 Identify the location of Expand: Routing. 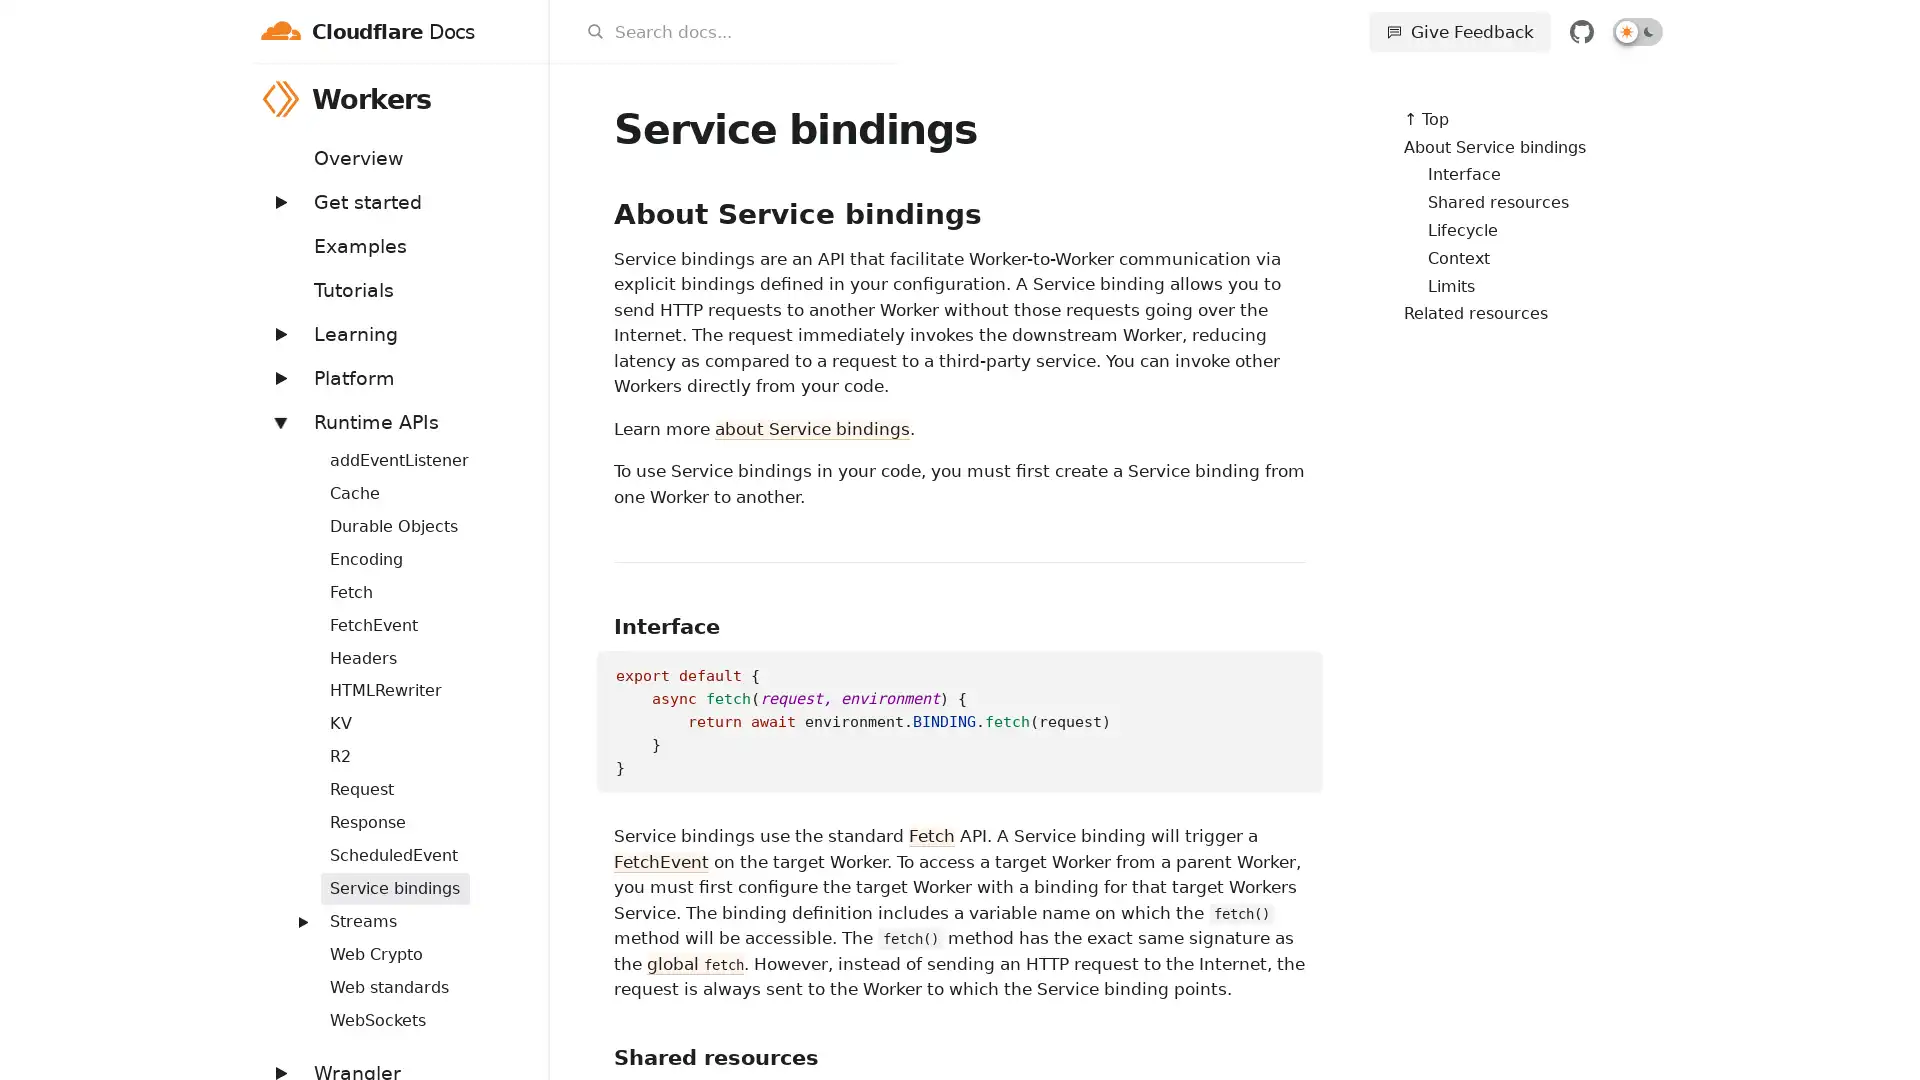
(291, 844).